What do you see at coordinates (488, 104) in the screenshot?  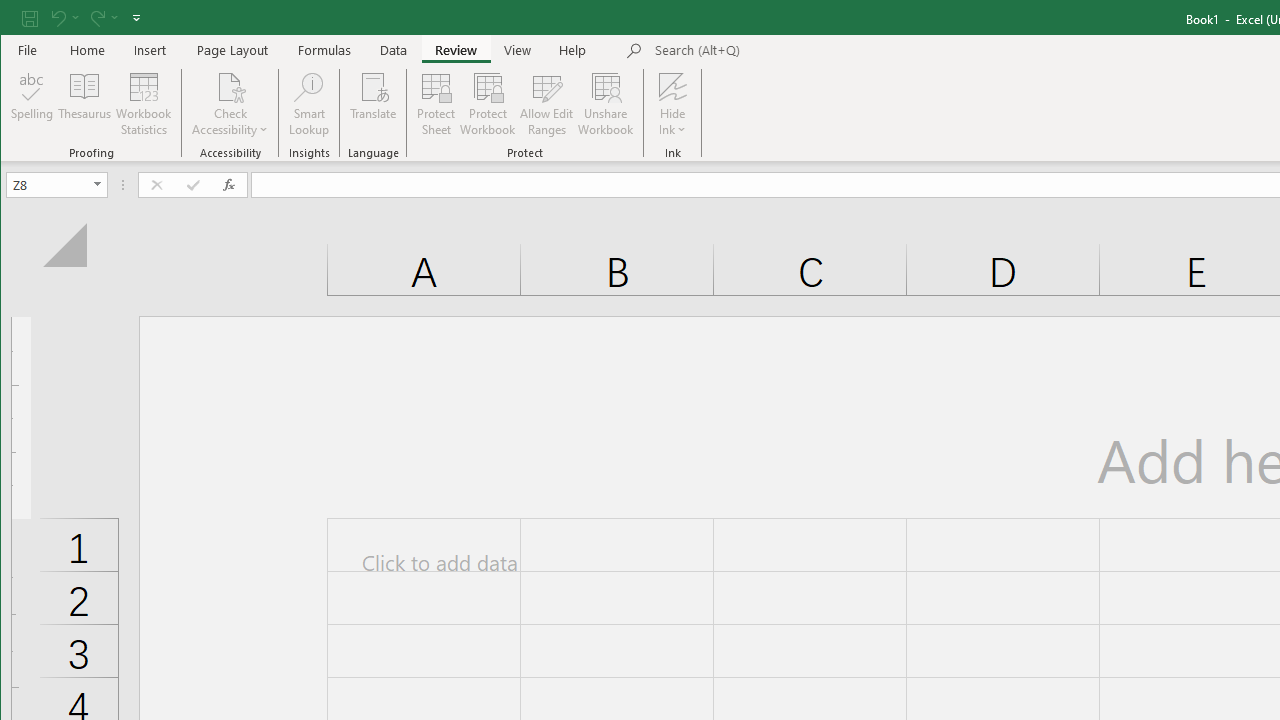 I see `'Protect Workbook...'` at bounding box center [488, 104].